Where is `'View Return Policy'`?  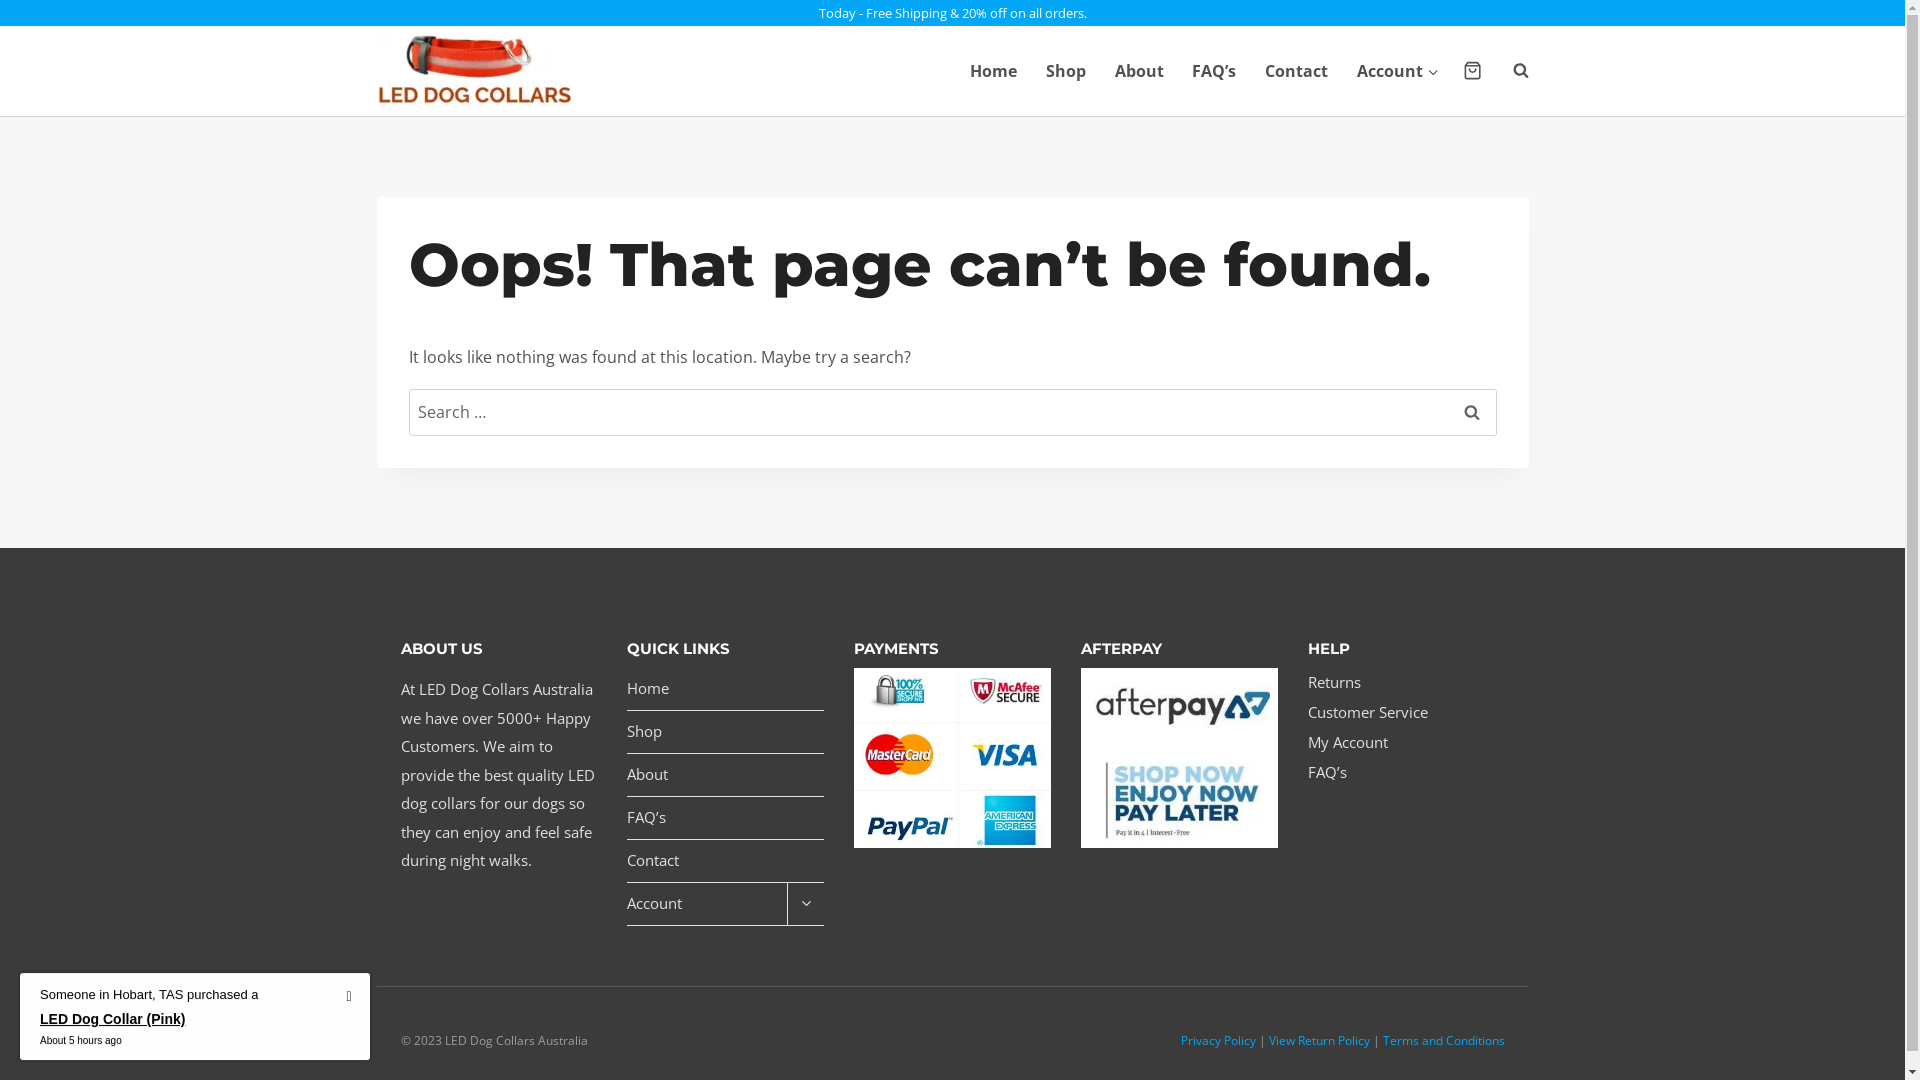 'View Return Policy' is located at coordinates (1318, 1039).